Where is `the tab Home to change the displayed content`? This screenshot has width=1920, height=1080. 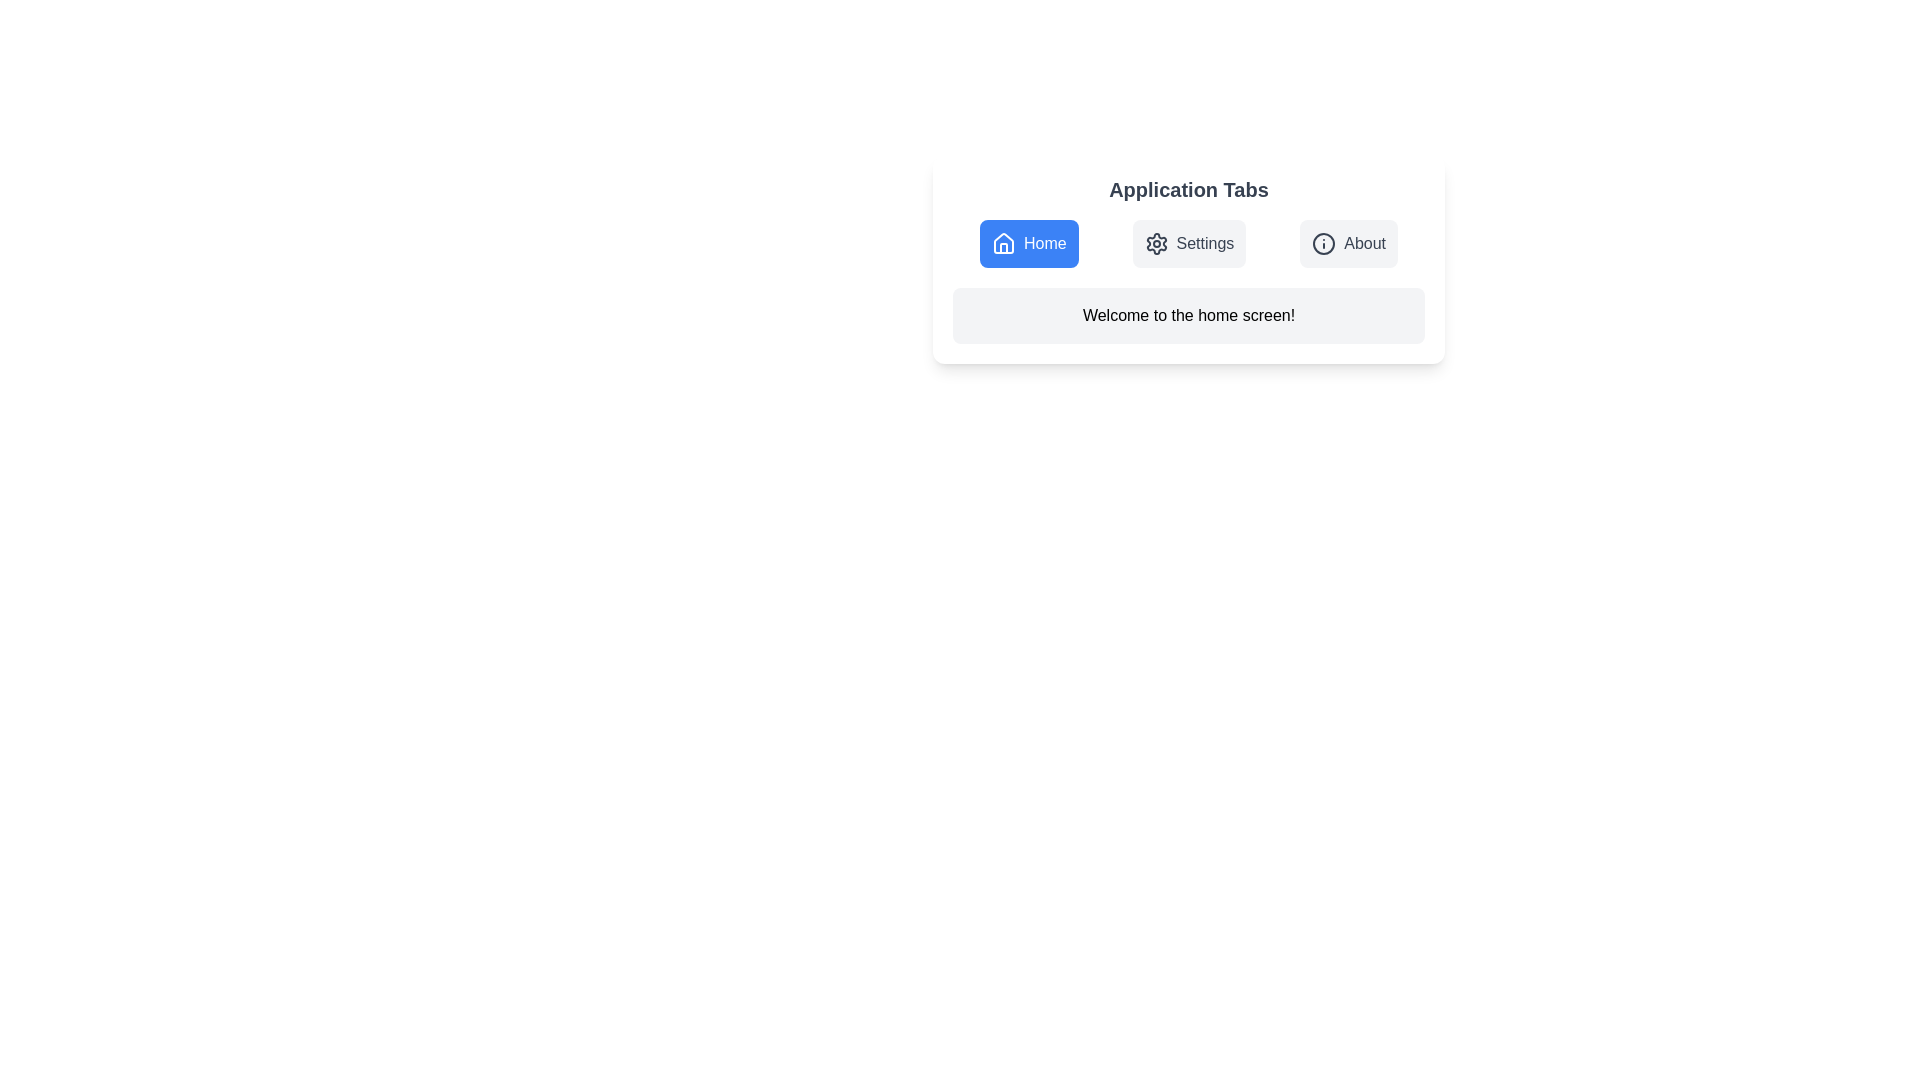
the tab Home to change the displayed content is located at coordinates (1029, 242).